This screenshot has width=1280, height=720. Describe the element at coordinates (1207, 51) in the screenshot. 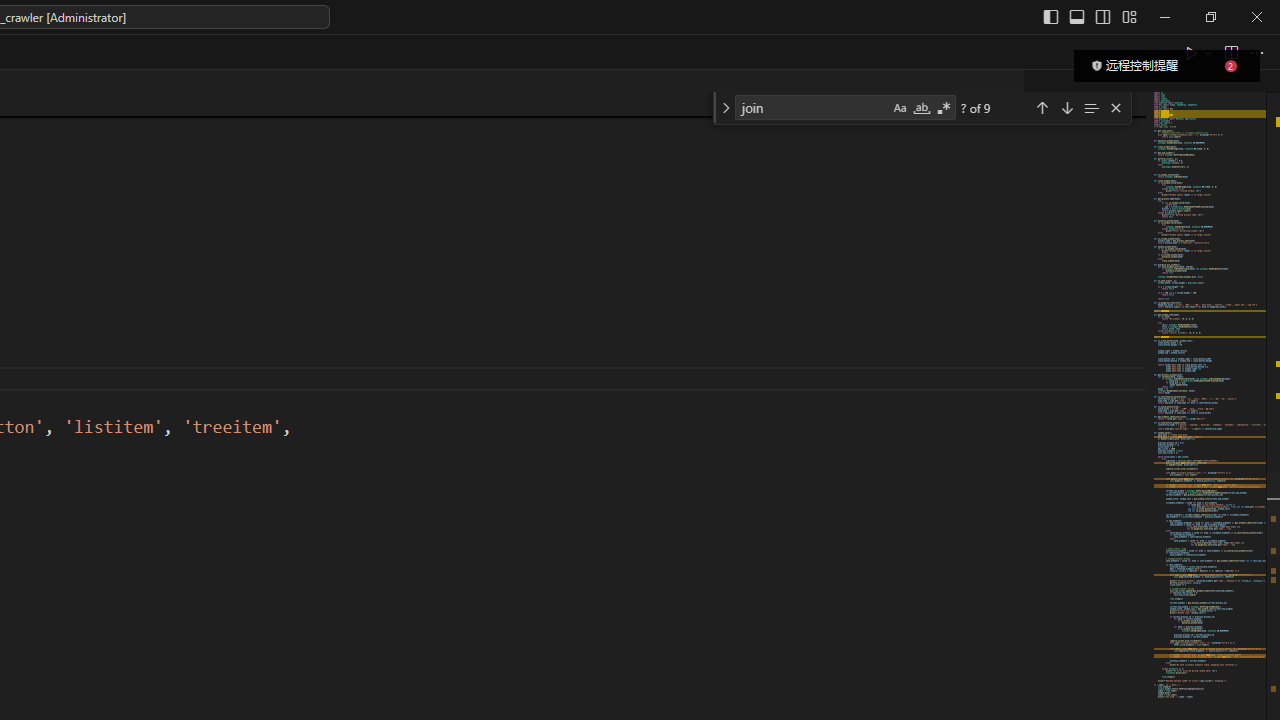

I see `'Run or Debug...'` at that location.